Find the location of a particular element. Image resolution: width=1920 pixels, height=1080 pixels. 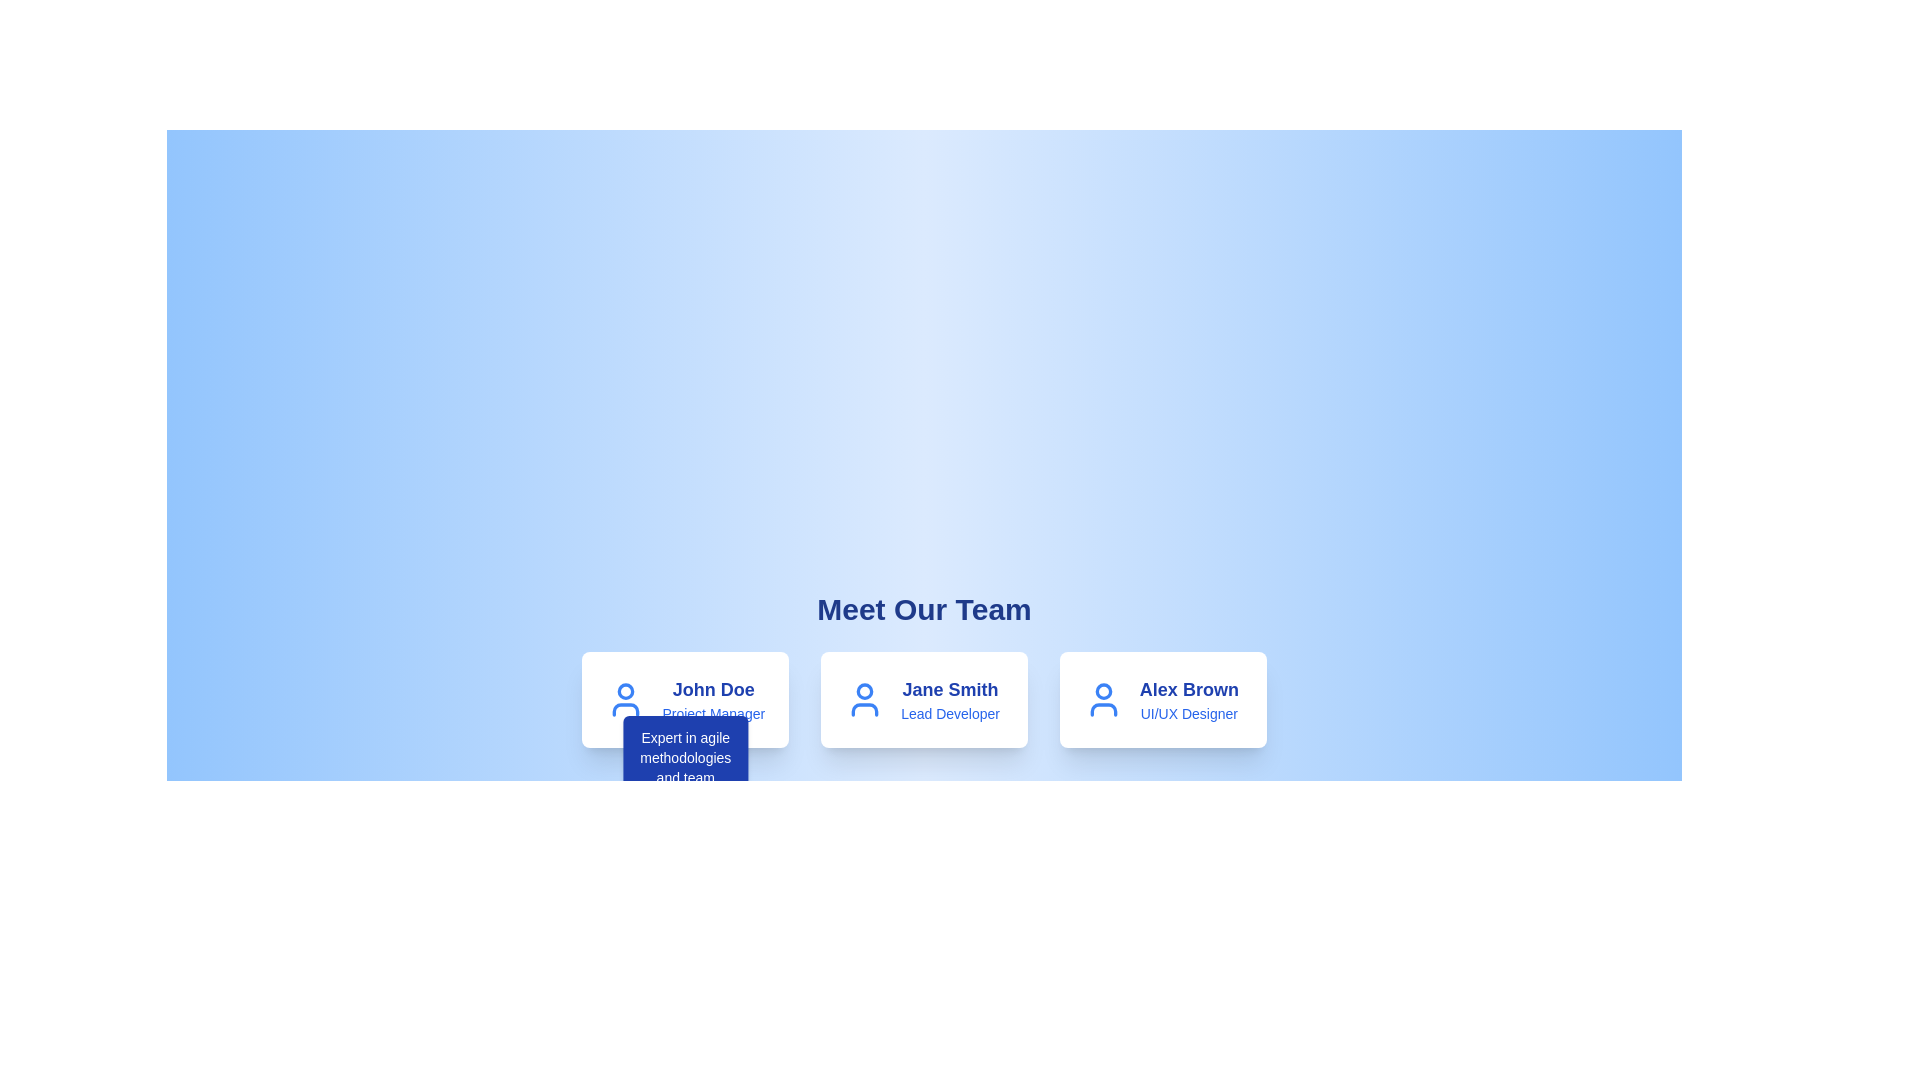

the Profile Card representing a team member's profile, which is the first card in a series of three cards displayed horizontally is located at coordinates (685, 698).